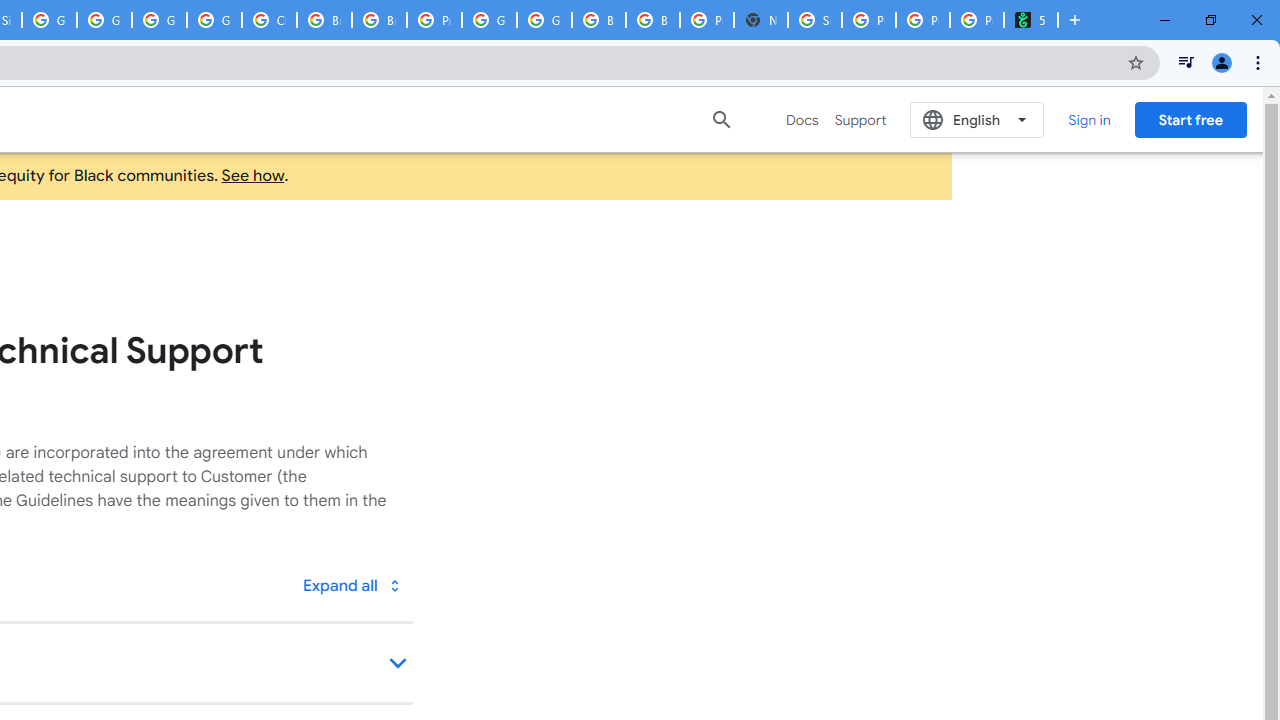  Describe the element at coordinates (860, 119) in the screenshot. I see `'Support'` at that location.